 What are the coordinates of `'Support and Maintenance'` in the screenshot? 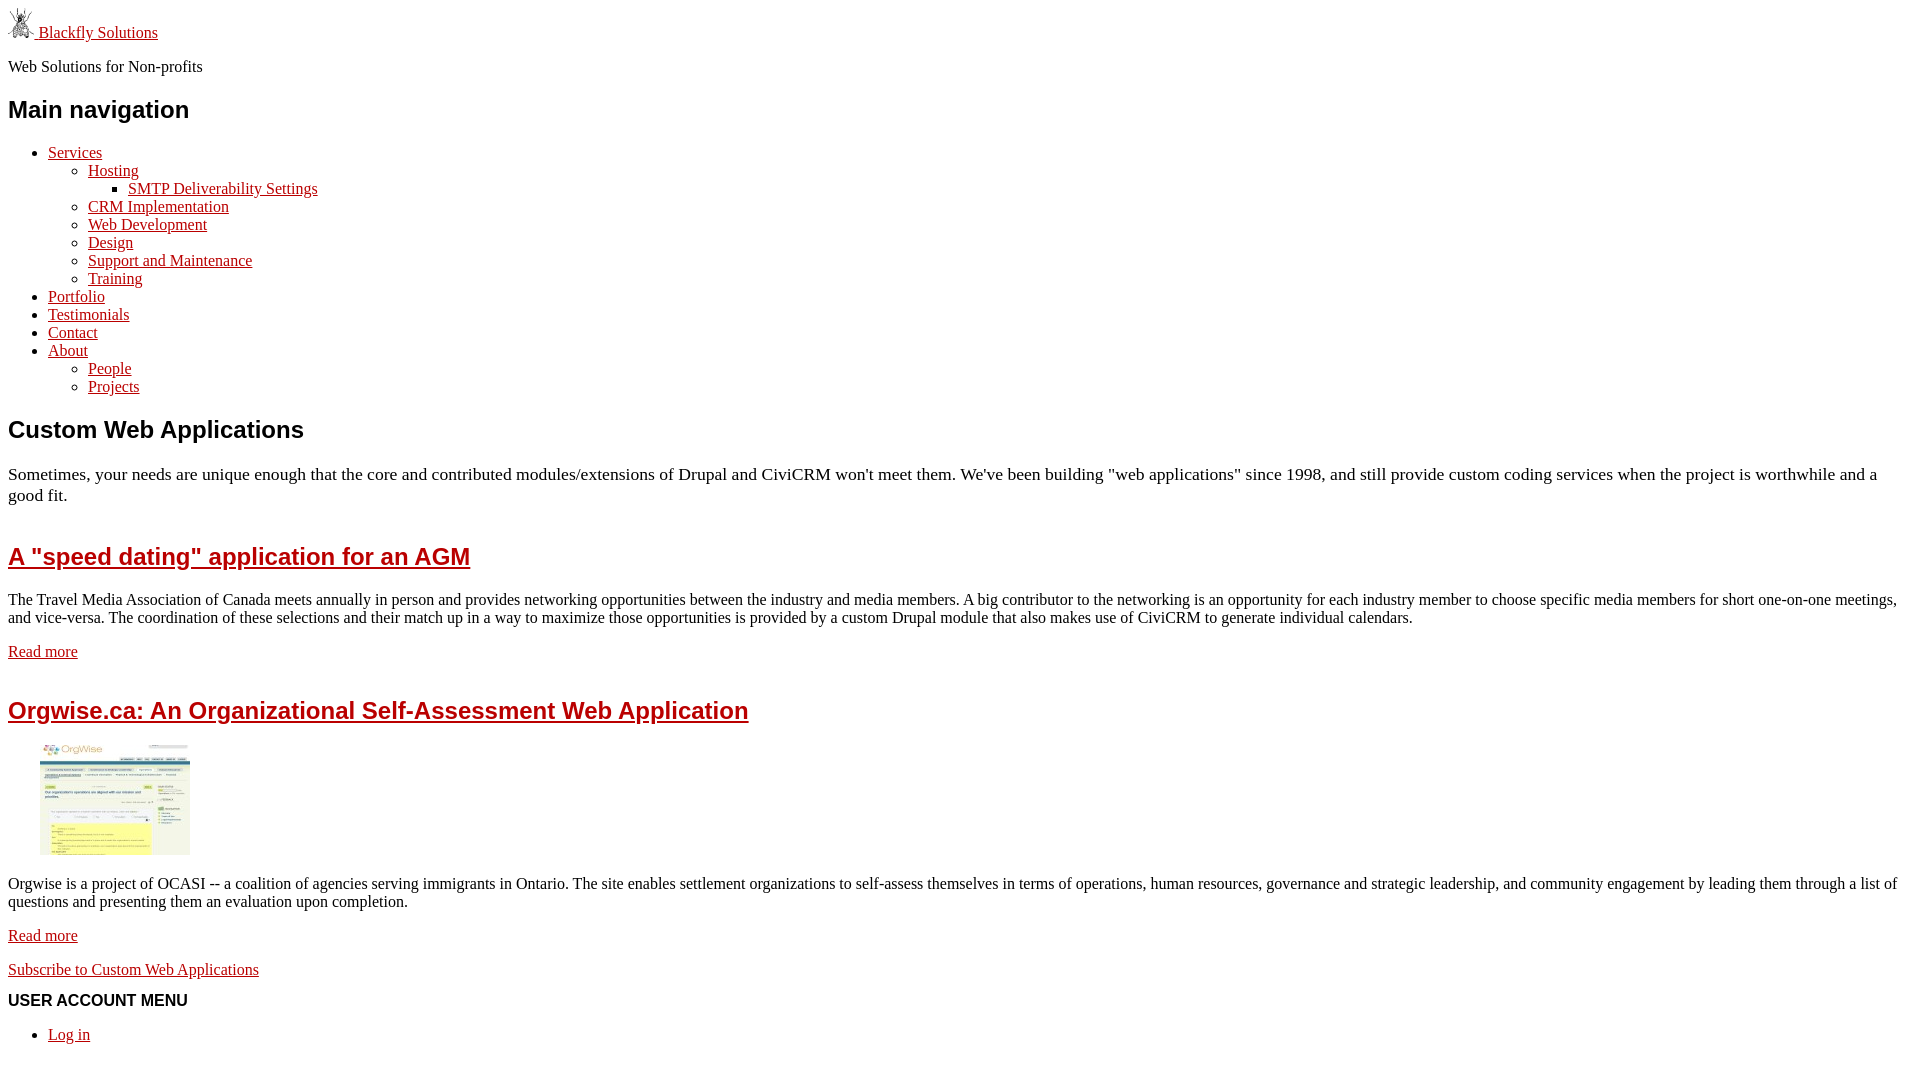 It's located at (169, 259).